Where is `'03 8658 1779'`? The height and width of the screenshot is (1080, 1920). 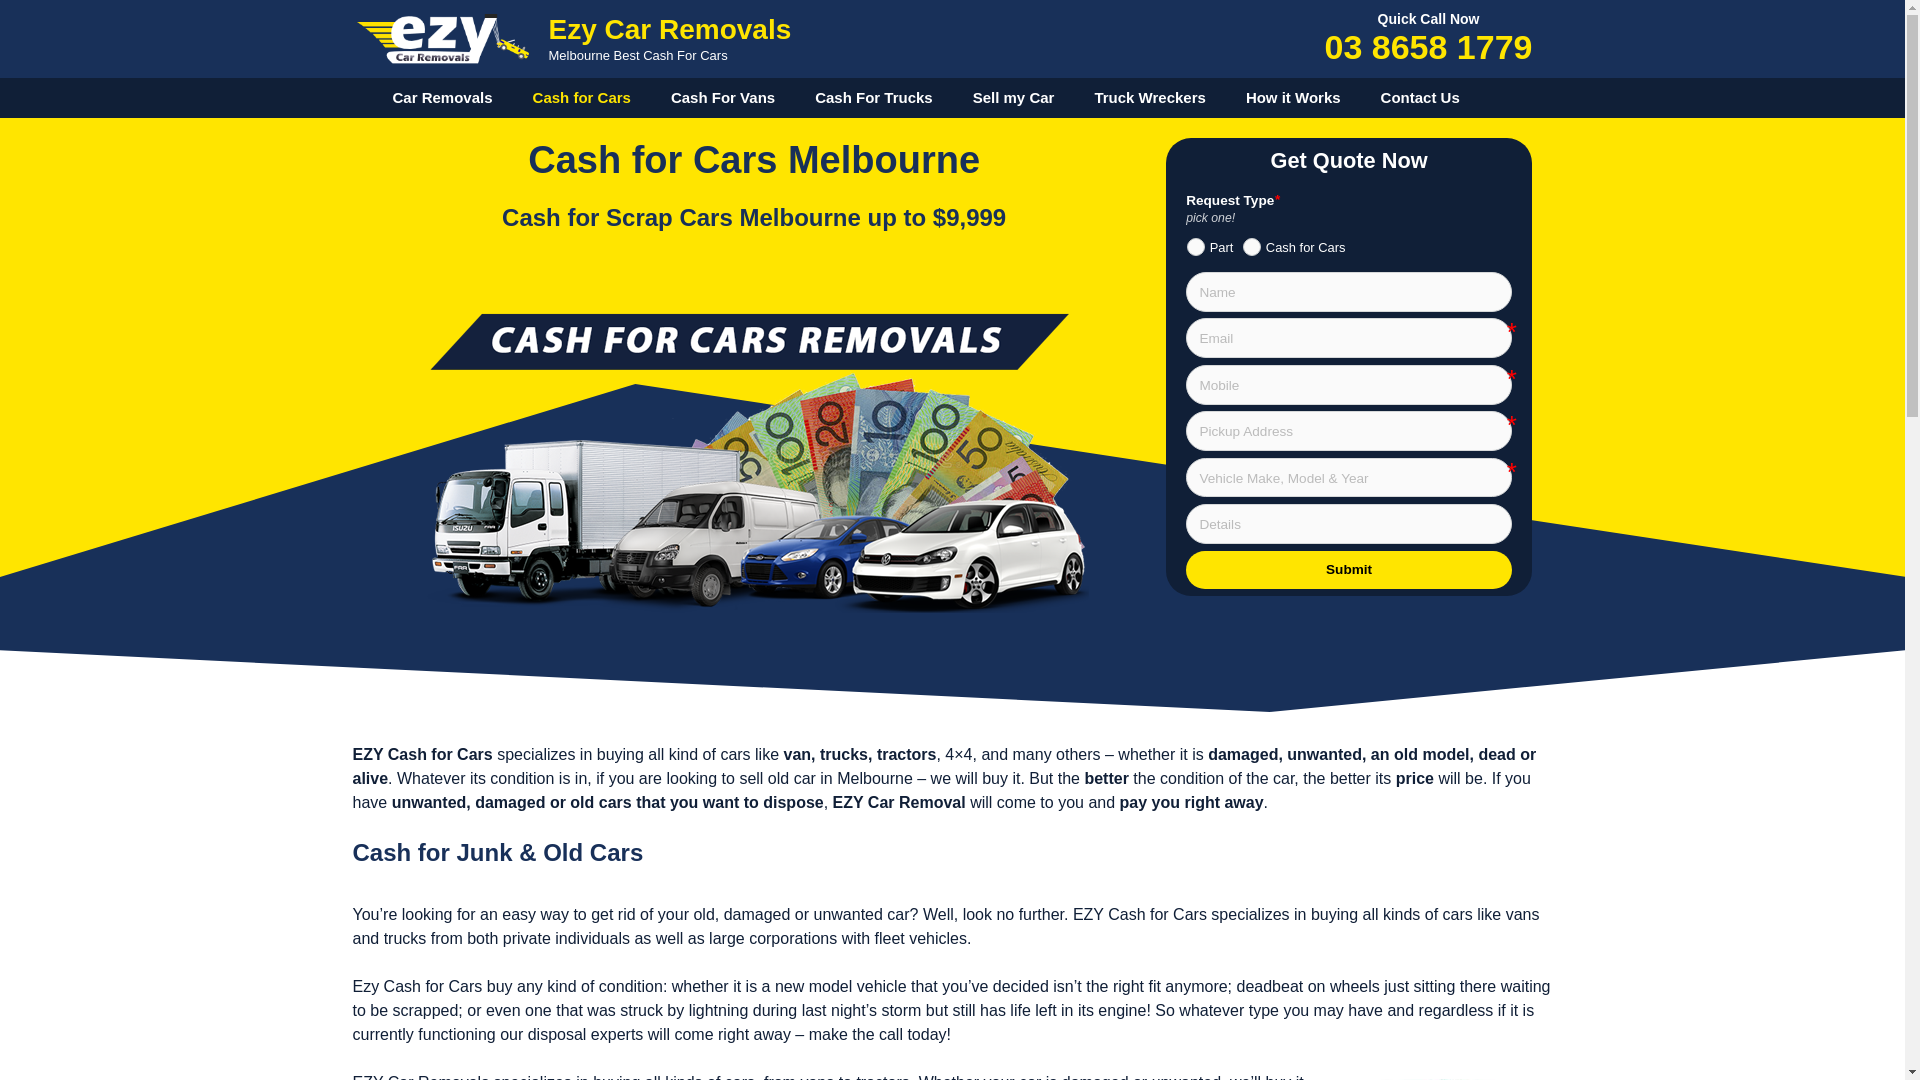
'03 8658 1779' is located at coordinates (1428, 45).